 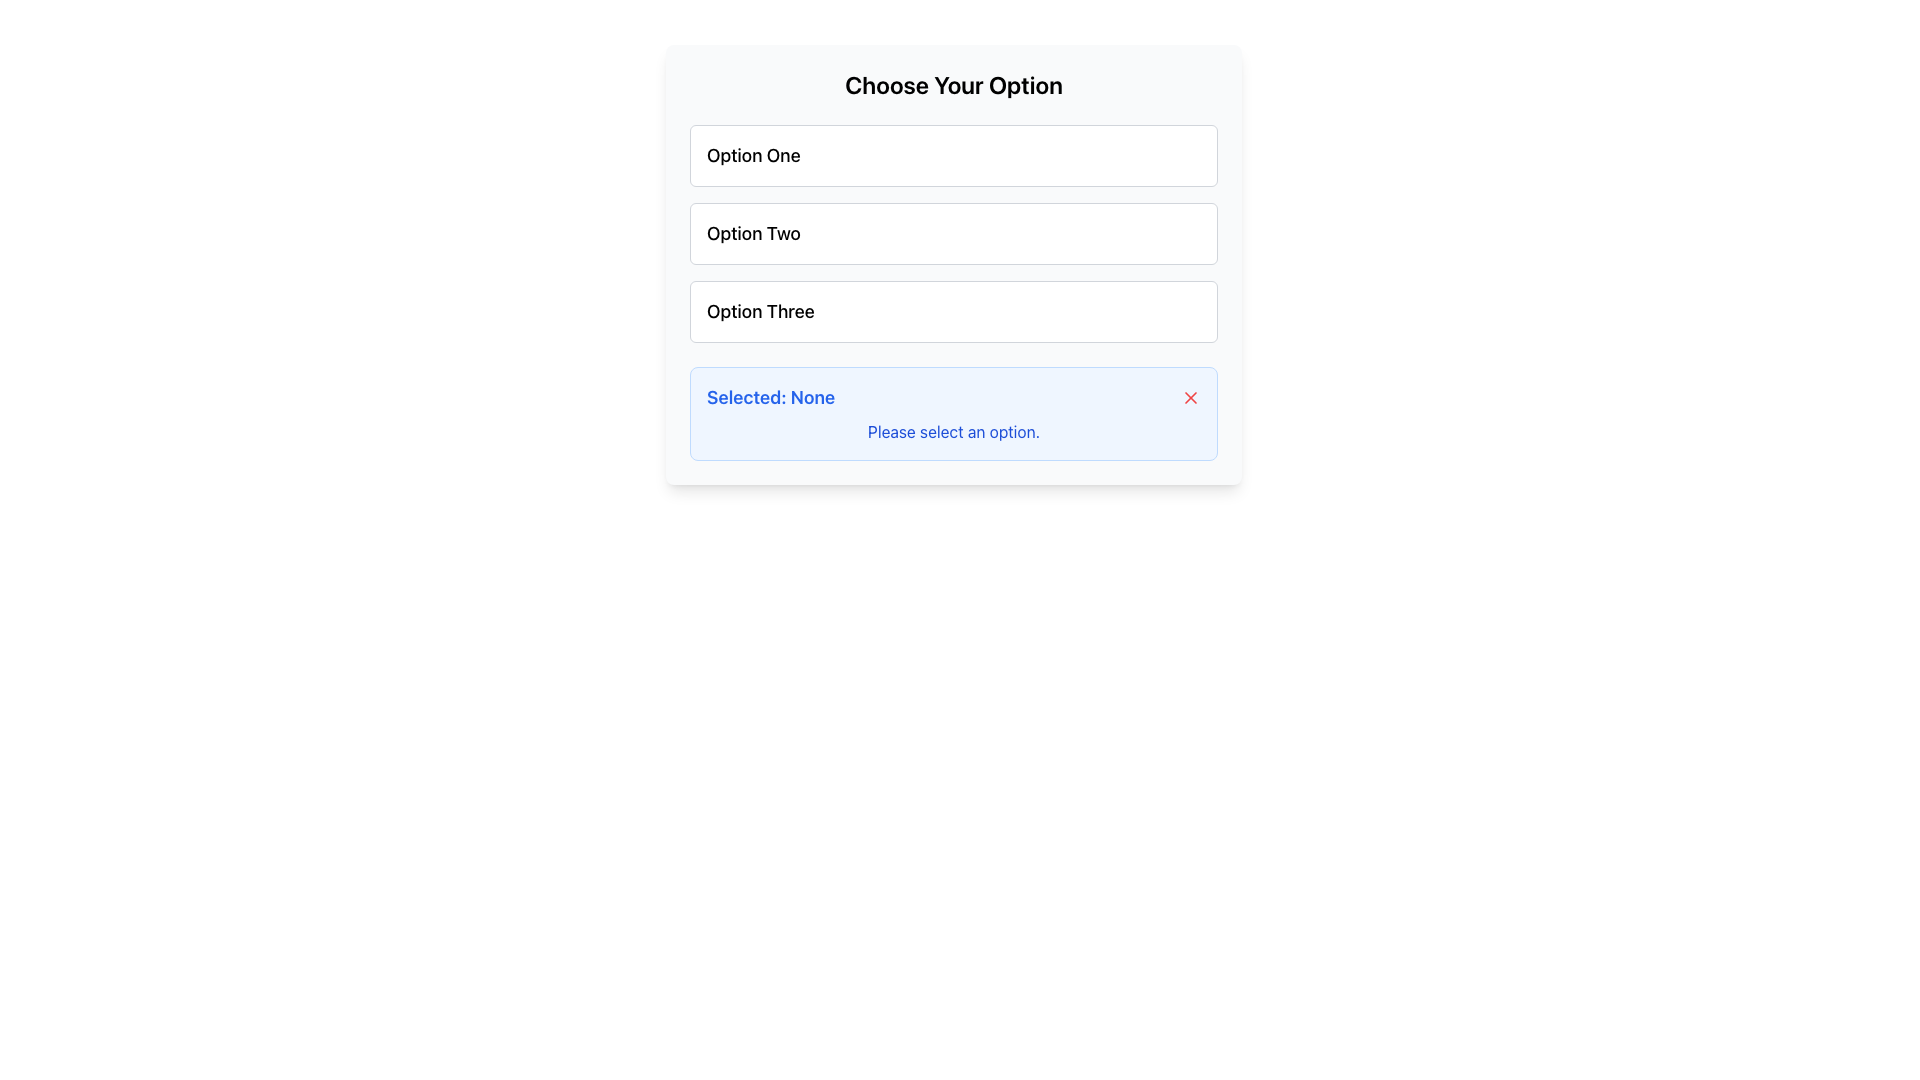 I want to click on the red 'X' icon button located to the right of the 'Selected: None' status display to clear the selection, so click(x=1190, y=397).